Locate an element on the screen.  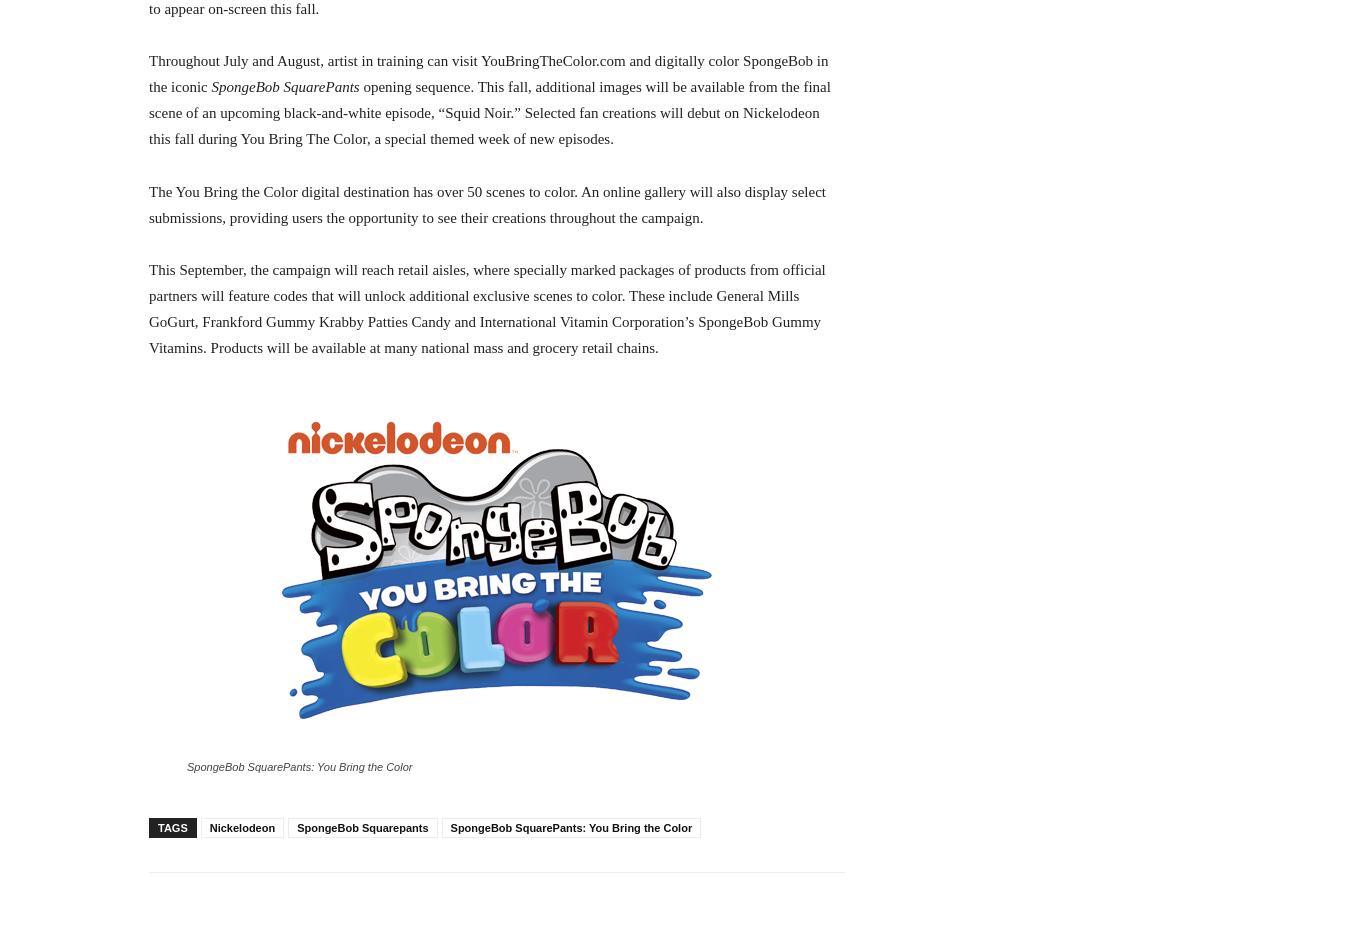
'Nickelodeon' is located at coordinates (242, 827).